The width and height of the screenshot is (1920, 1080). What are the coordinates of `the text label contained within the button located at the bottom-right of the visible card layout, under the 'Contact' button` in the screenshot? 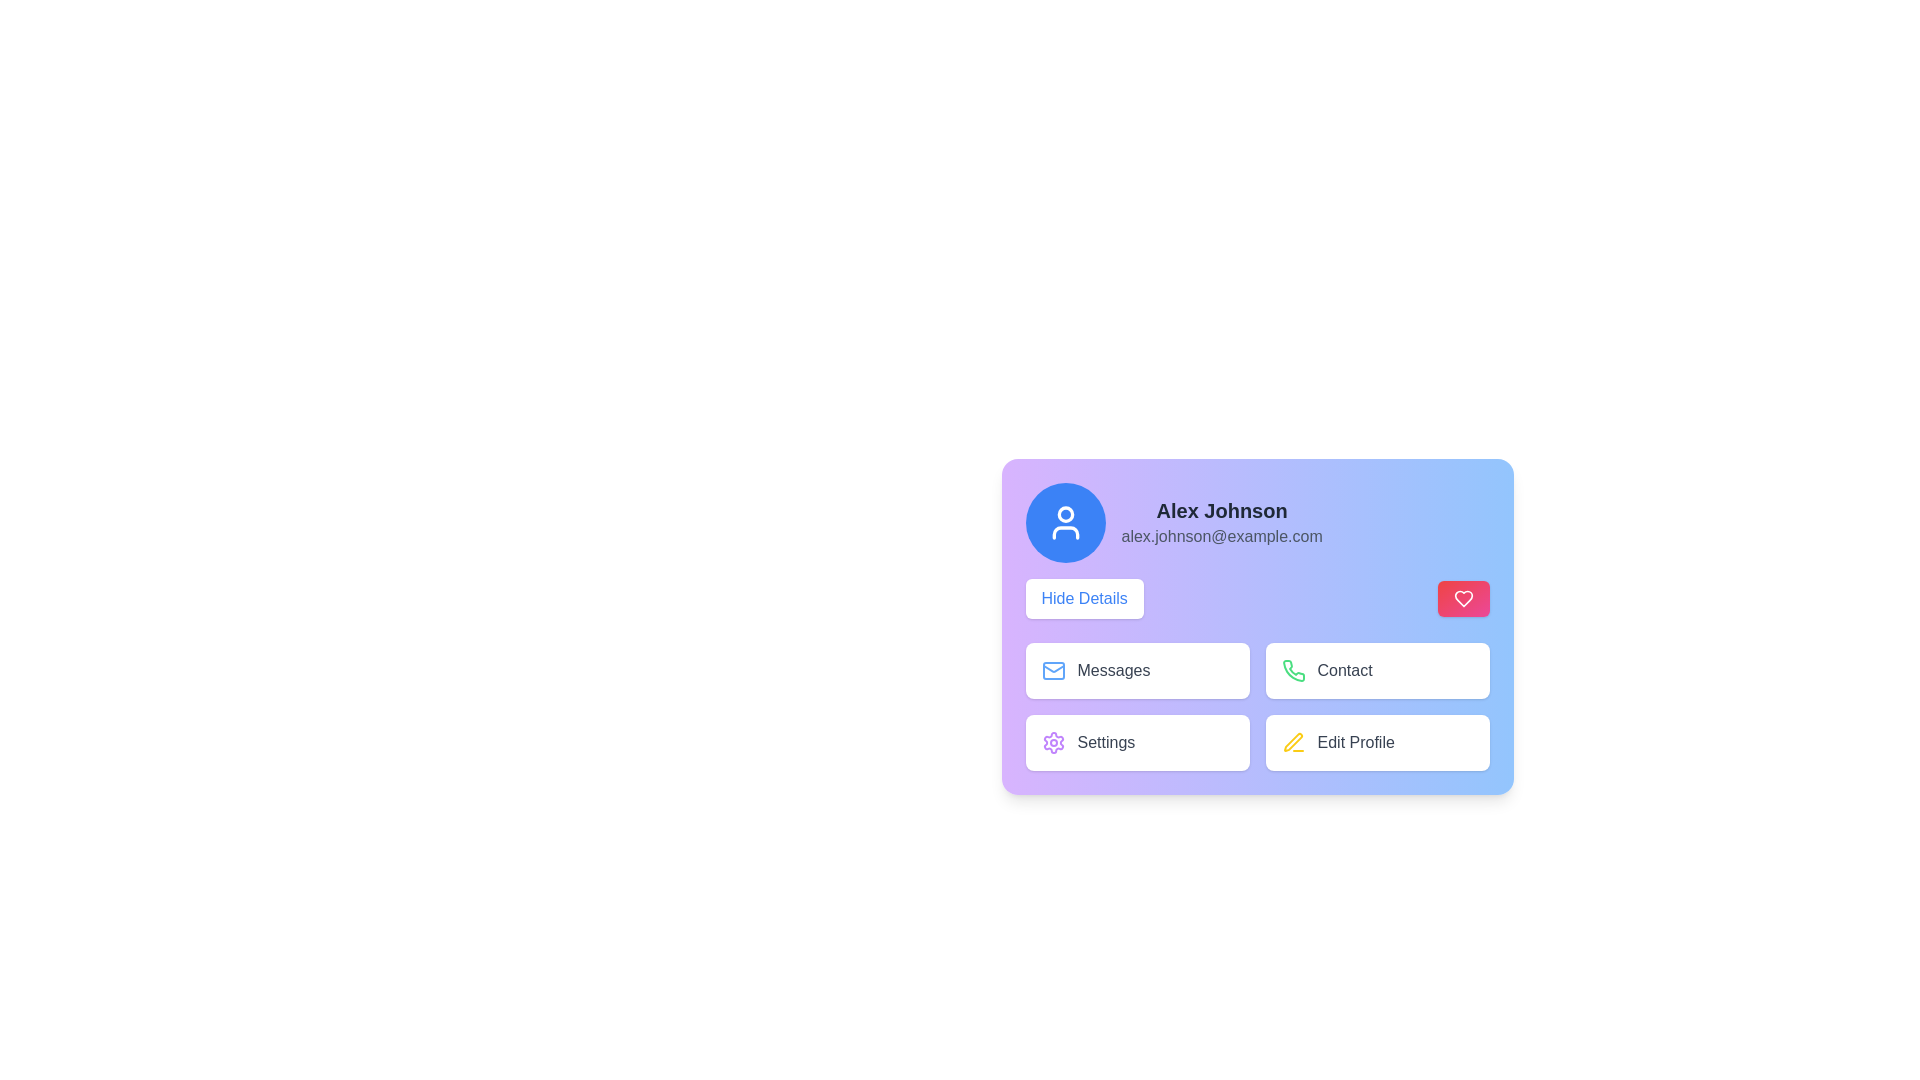 It's located at (1356, 743).